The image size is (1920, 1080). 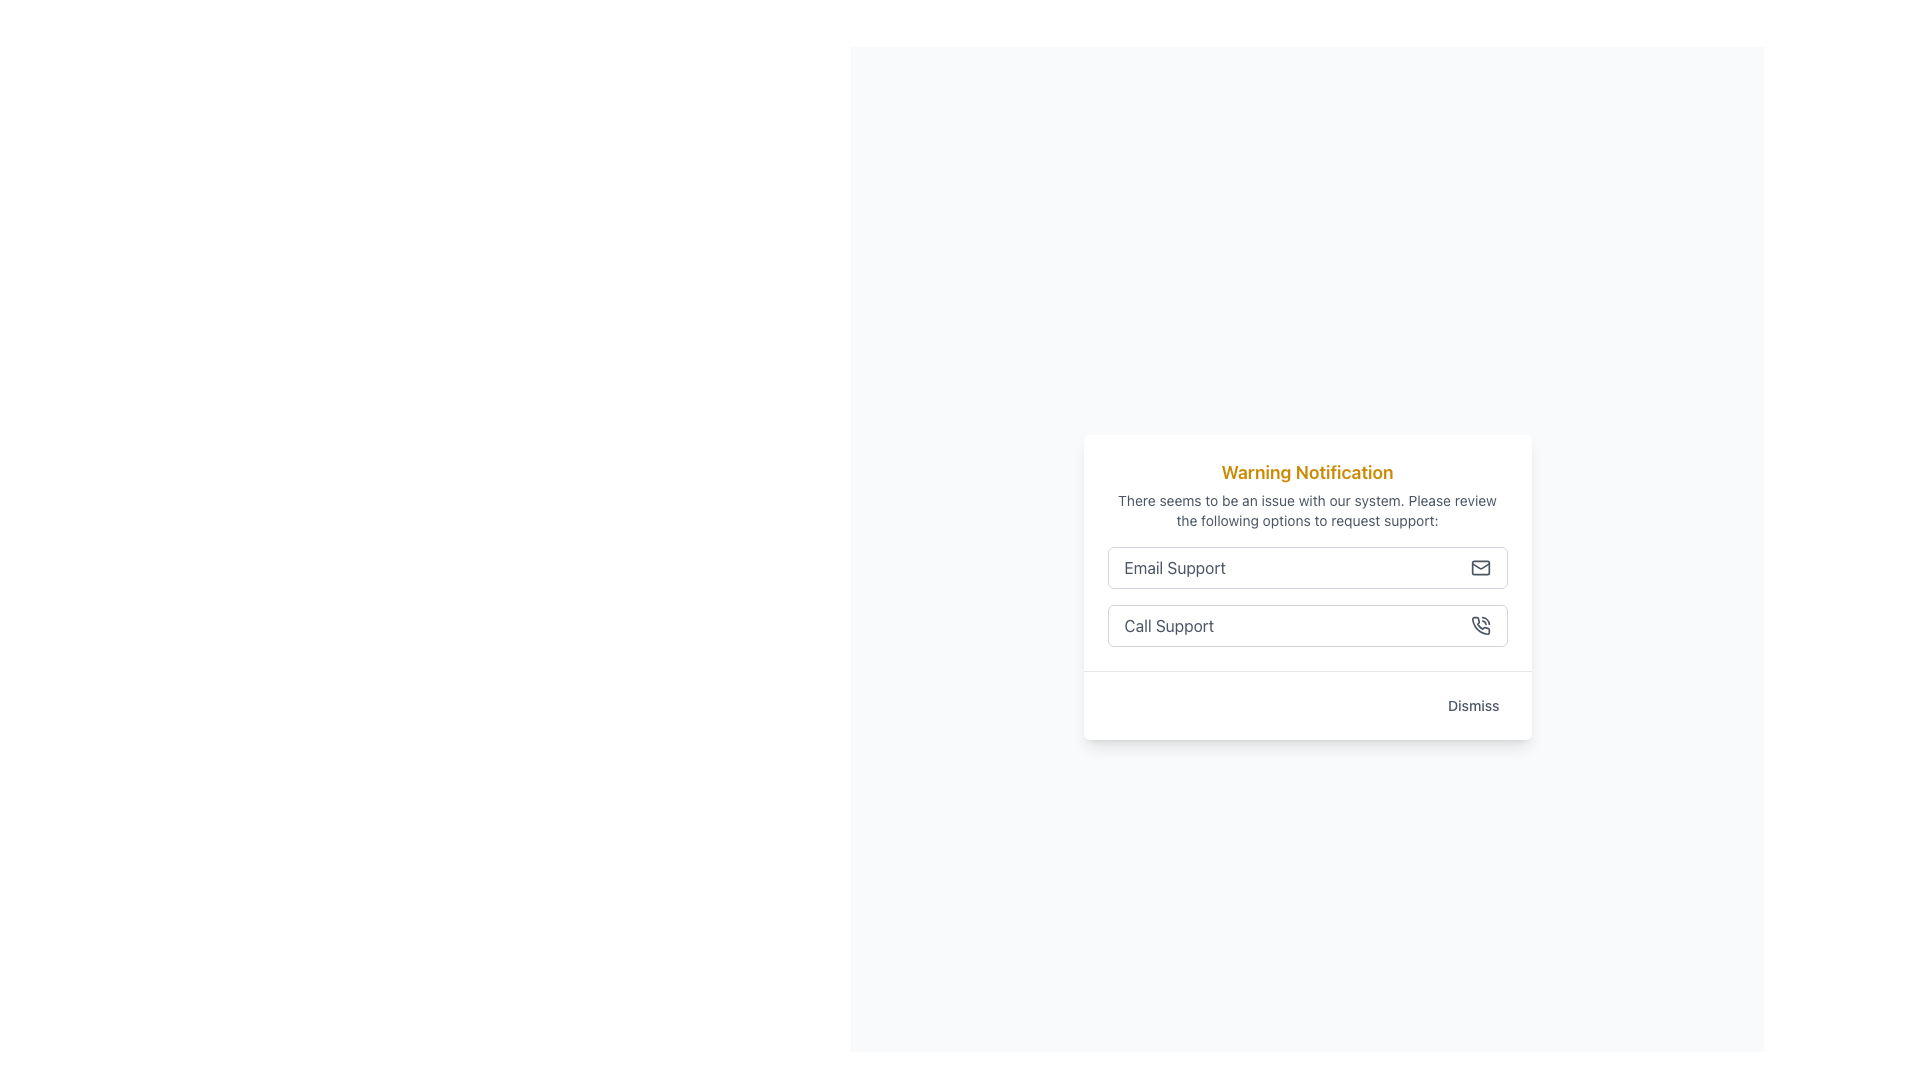 I want to click on informational label located in the notification card, positioned below the header 'Warning Notification' and above the 'Email Support' and 'Call Support' buttons, so click(x=1307, y=509).